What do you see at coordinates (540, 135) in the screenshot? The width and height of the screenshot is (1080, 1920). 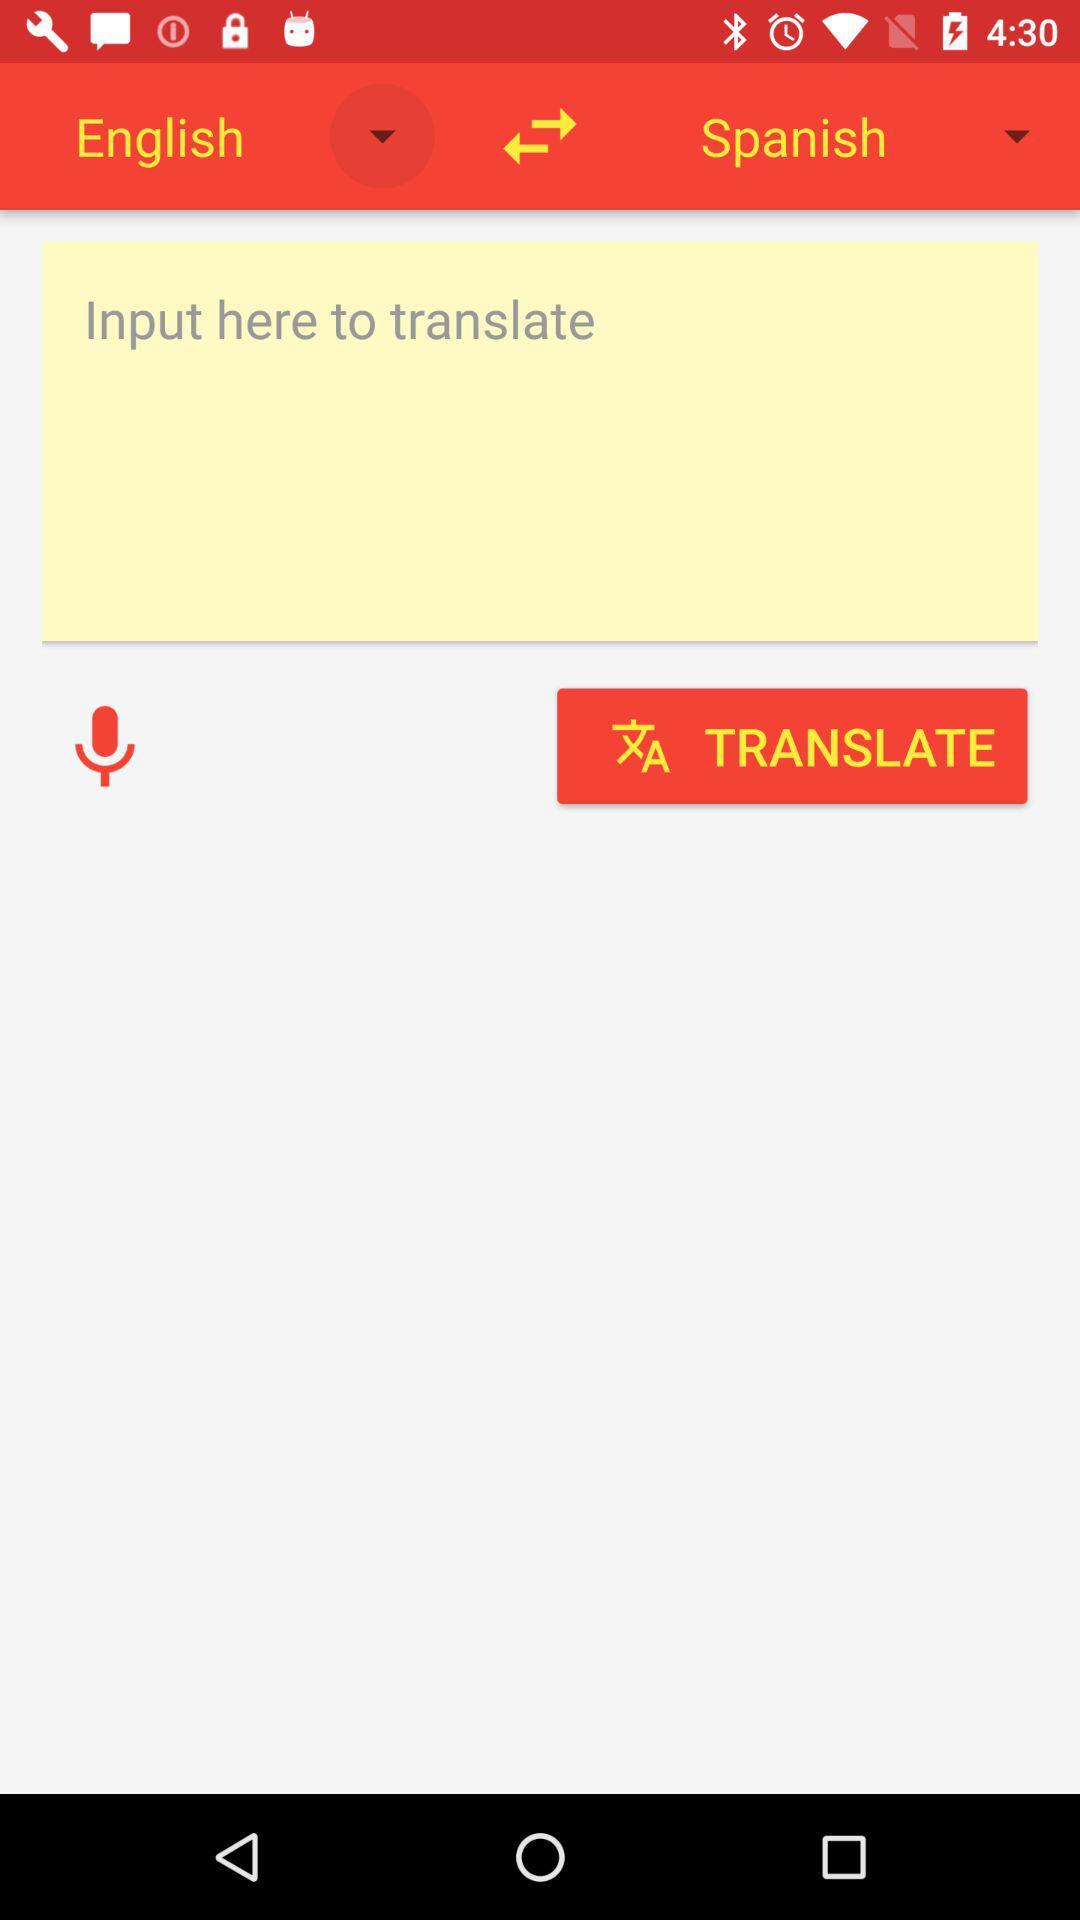 I see `switch direction of translation` at bounding box center [540, 135].